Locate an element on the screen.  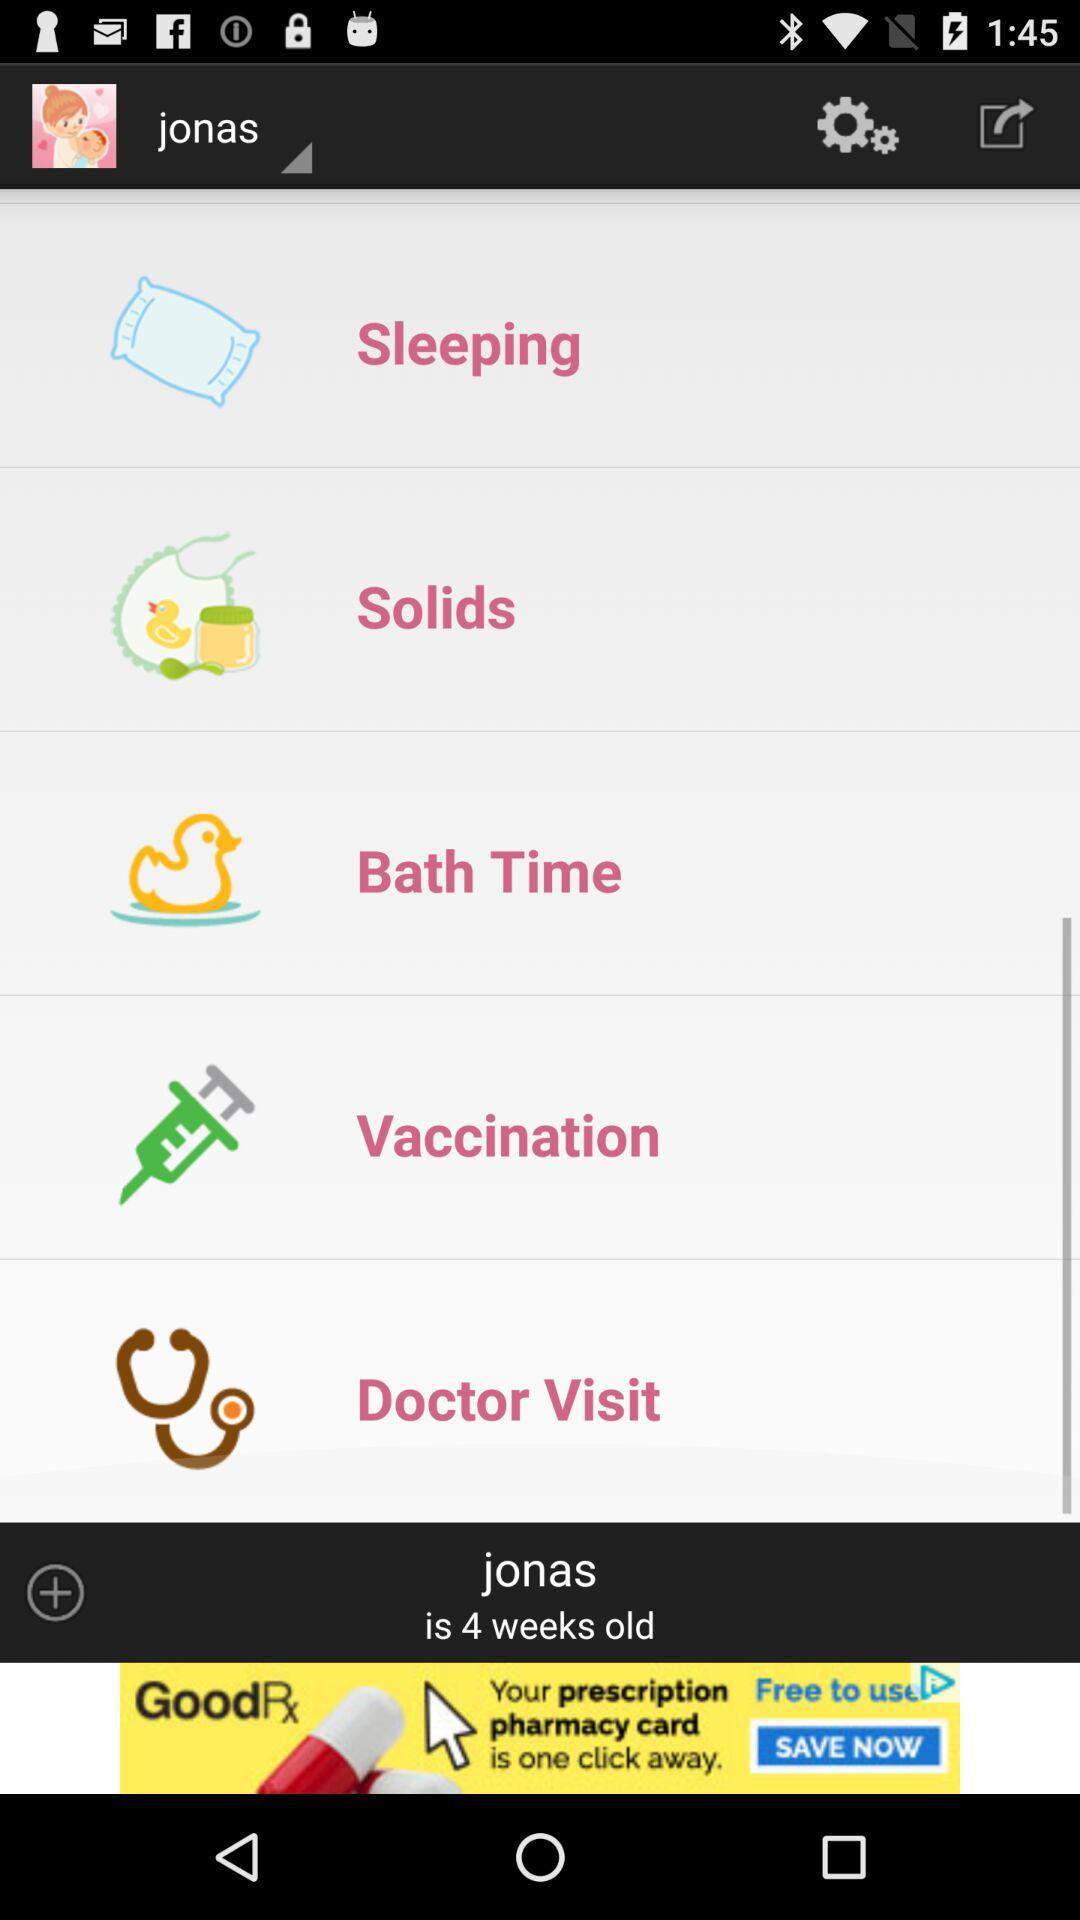
add information is located at coordinates (54, 1591).